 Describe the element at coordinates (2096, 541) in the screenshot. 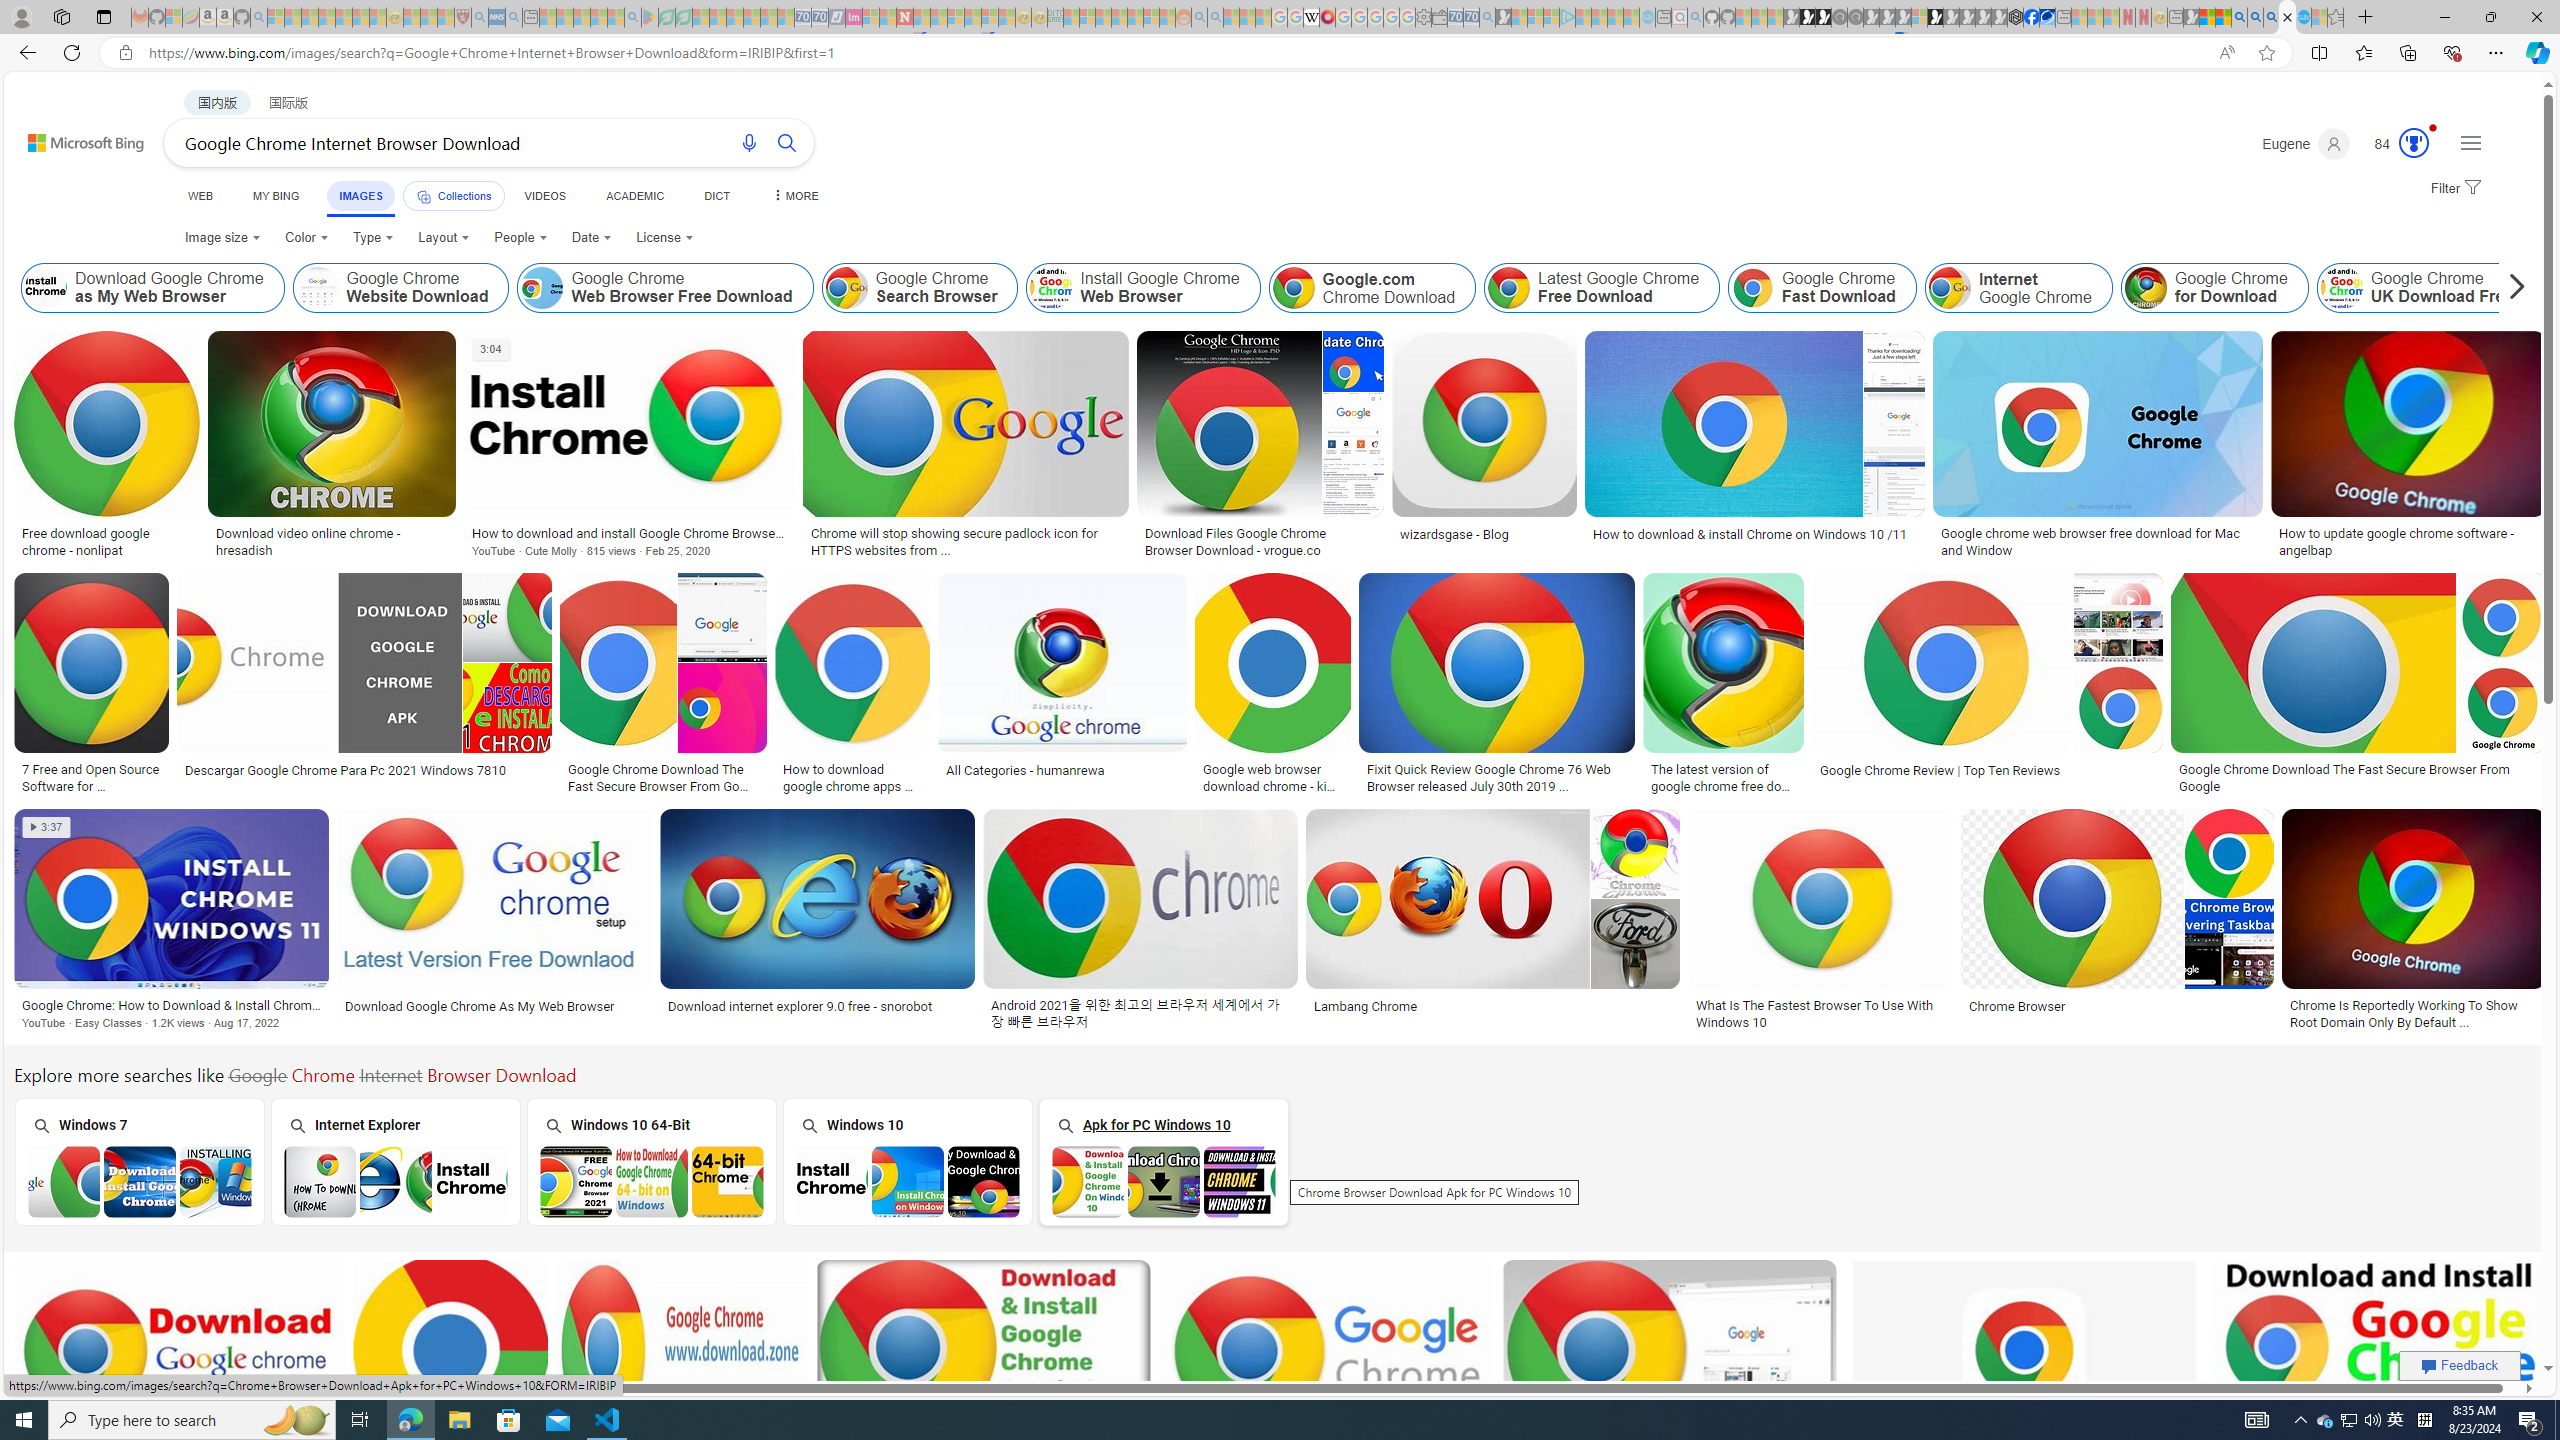

I see `'Google chrome web browser free download for Mac and Window'` at that location.